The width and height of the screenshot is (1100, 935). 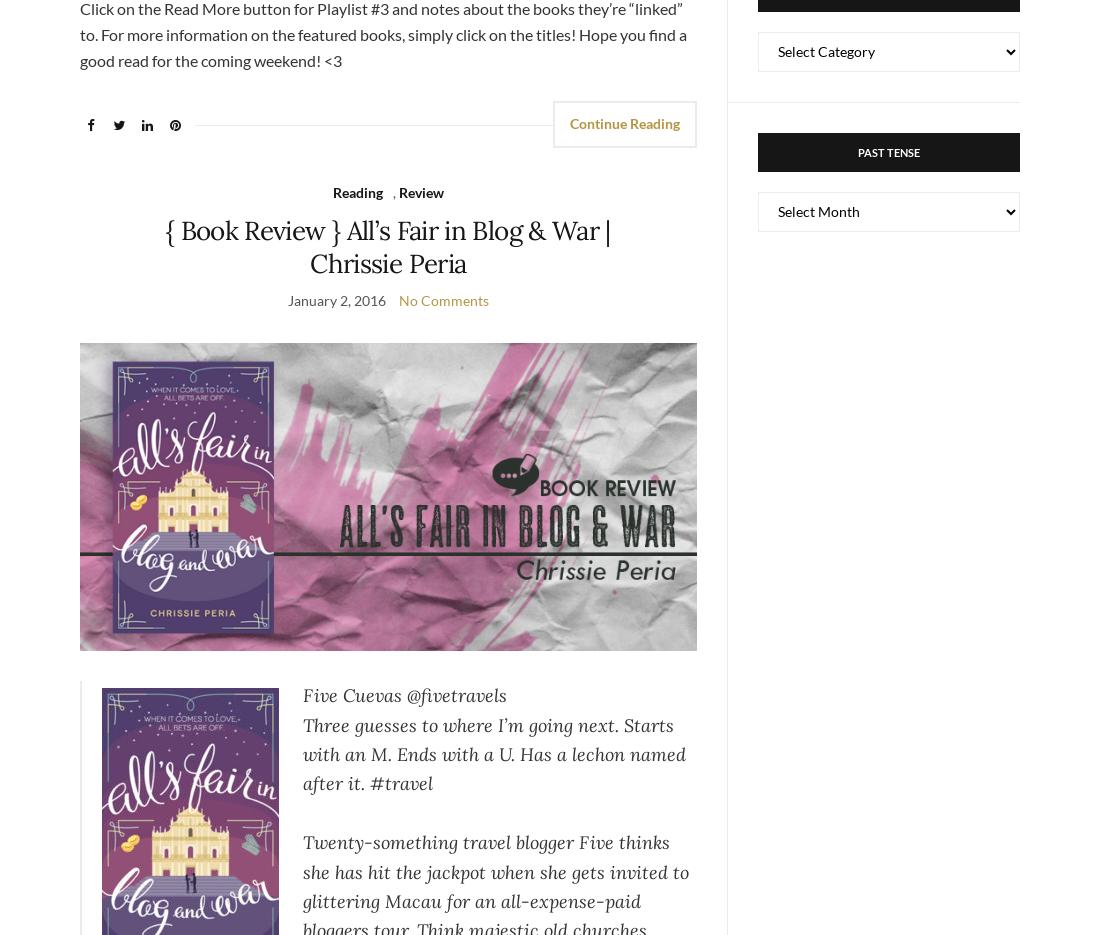 What do you see at coordinates (494, 753) in the screenshot?
I see `'Three guesses to where I’m going next. Starts with an M. Ends with a U. Has a lechon named after it. #travel'` at bounding box center [494, 753].